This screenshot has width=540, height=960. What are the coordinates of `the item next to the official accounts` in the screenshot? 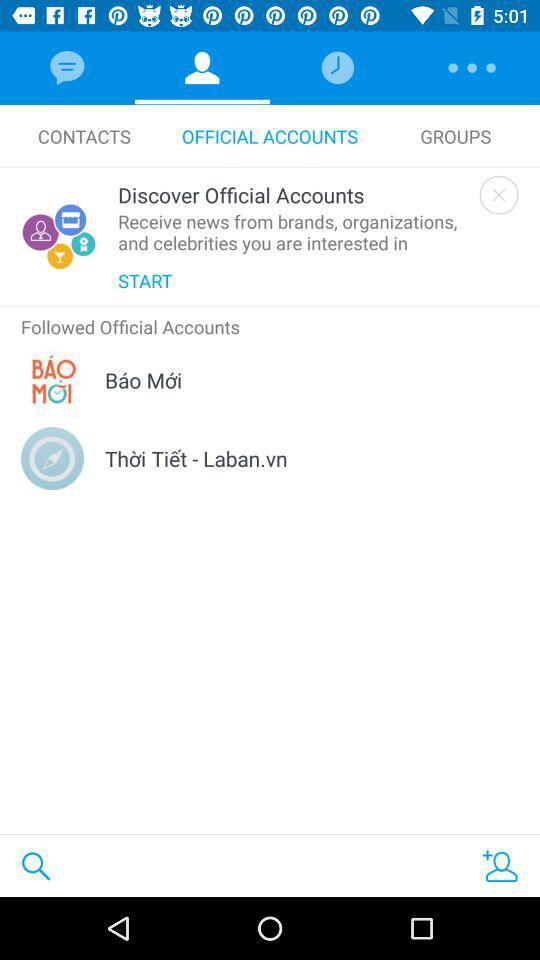 It's located at (455, 135).